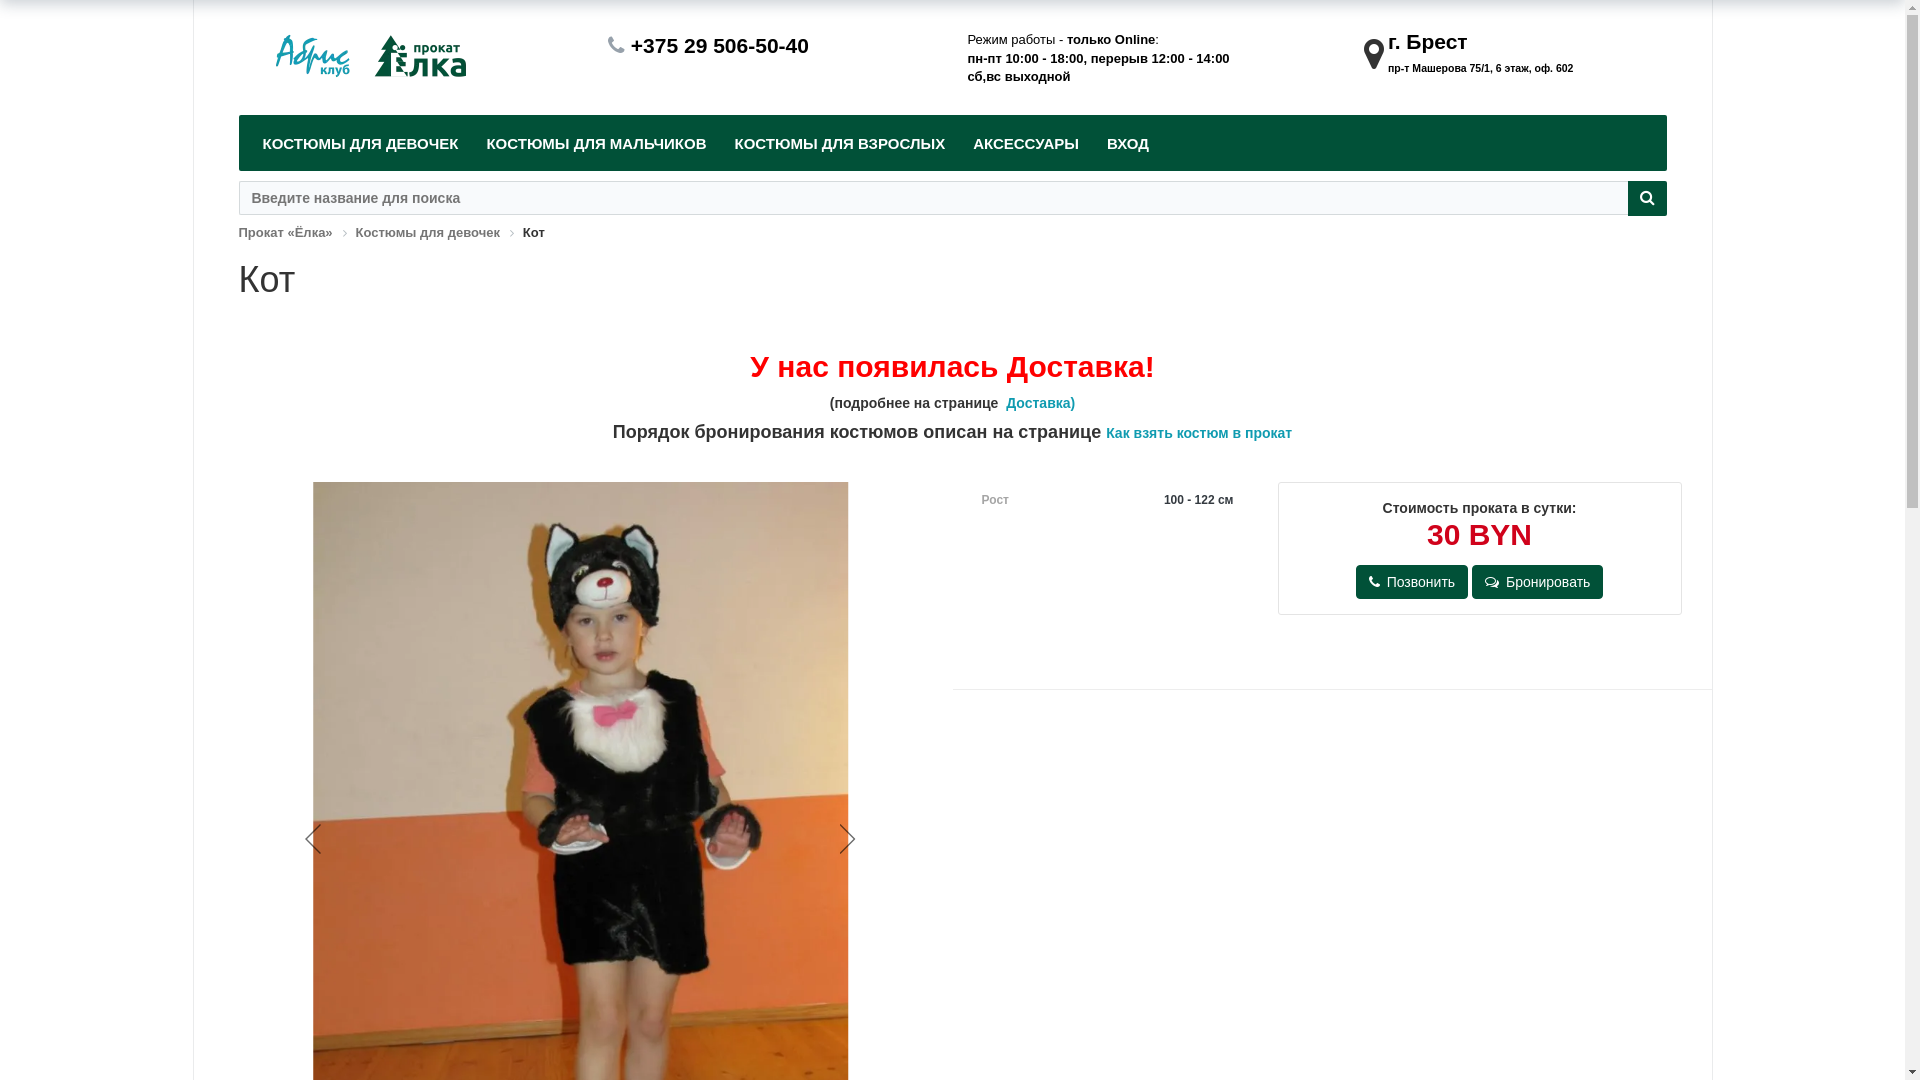  I want to click on '+375 29 506-50-40', so click(629, 45).